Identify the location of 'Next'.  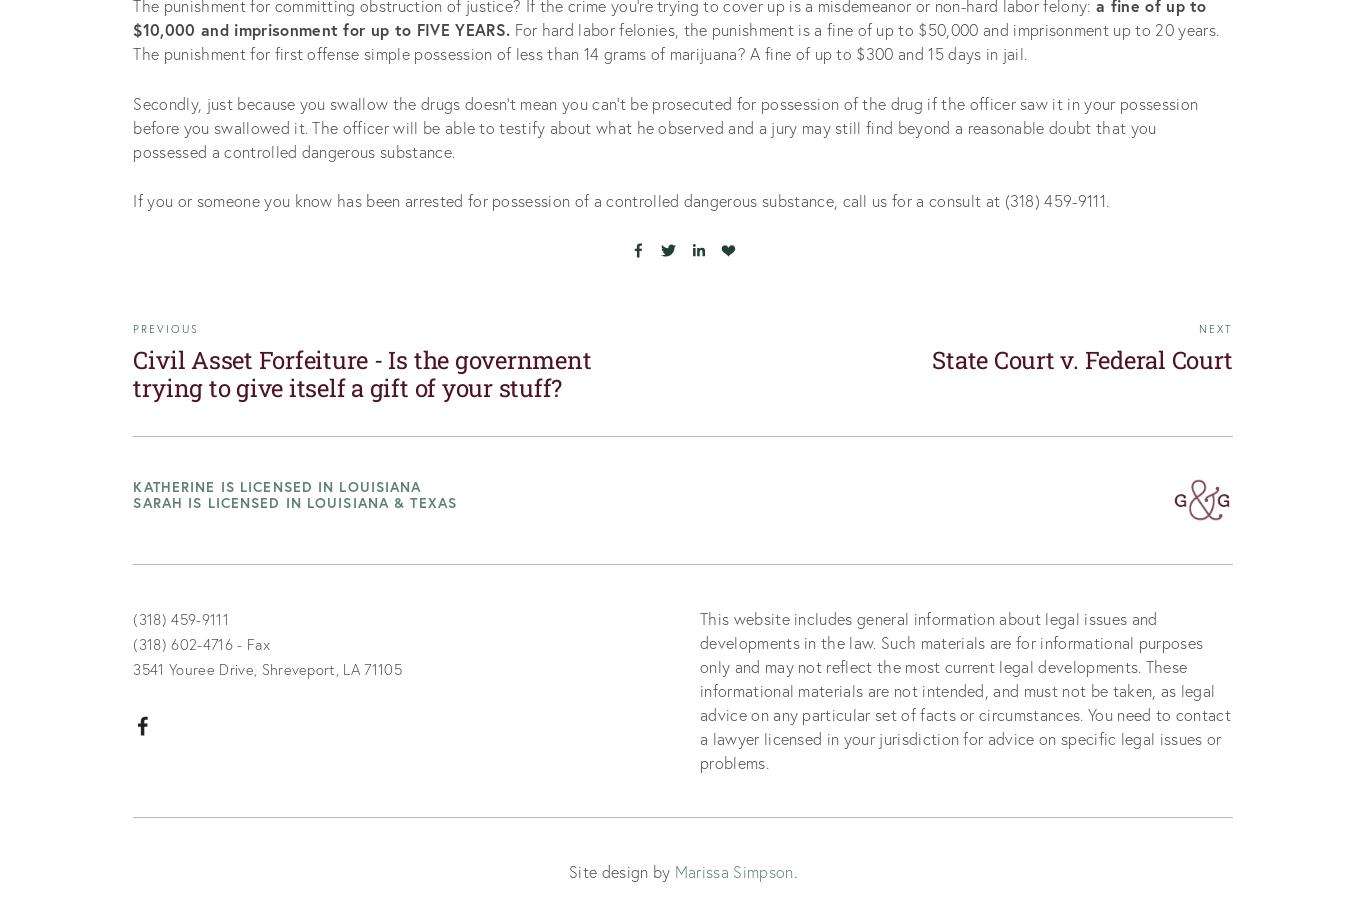
(1215, 328).